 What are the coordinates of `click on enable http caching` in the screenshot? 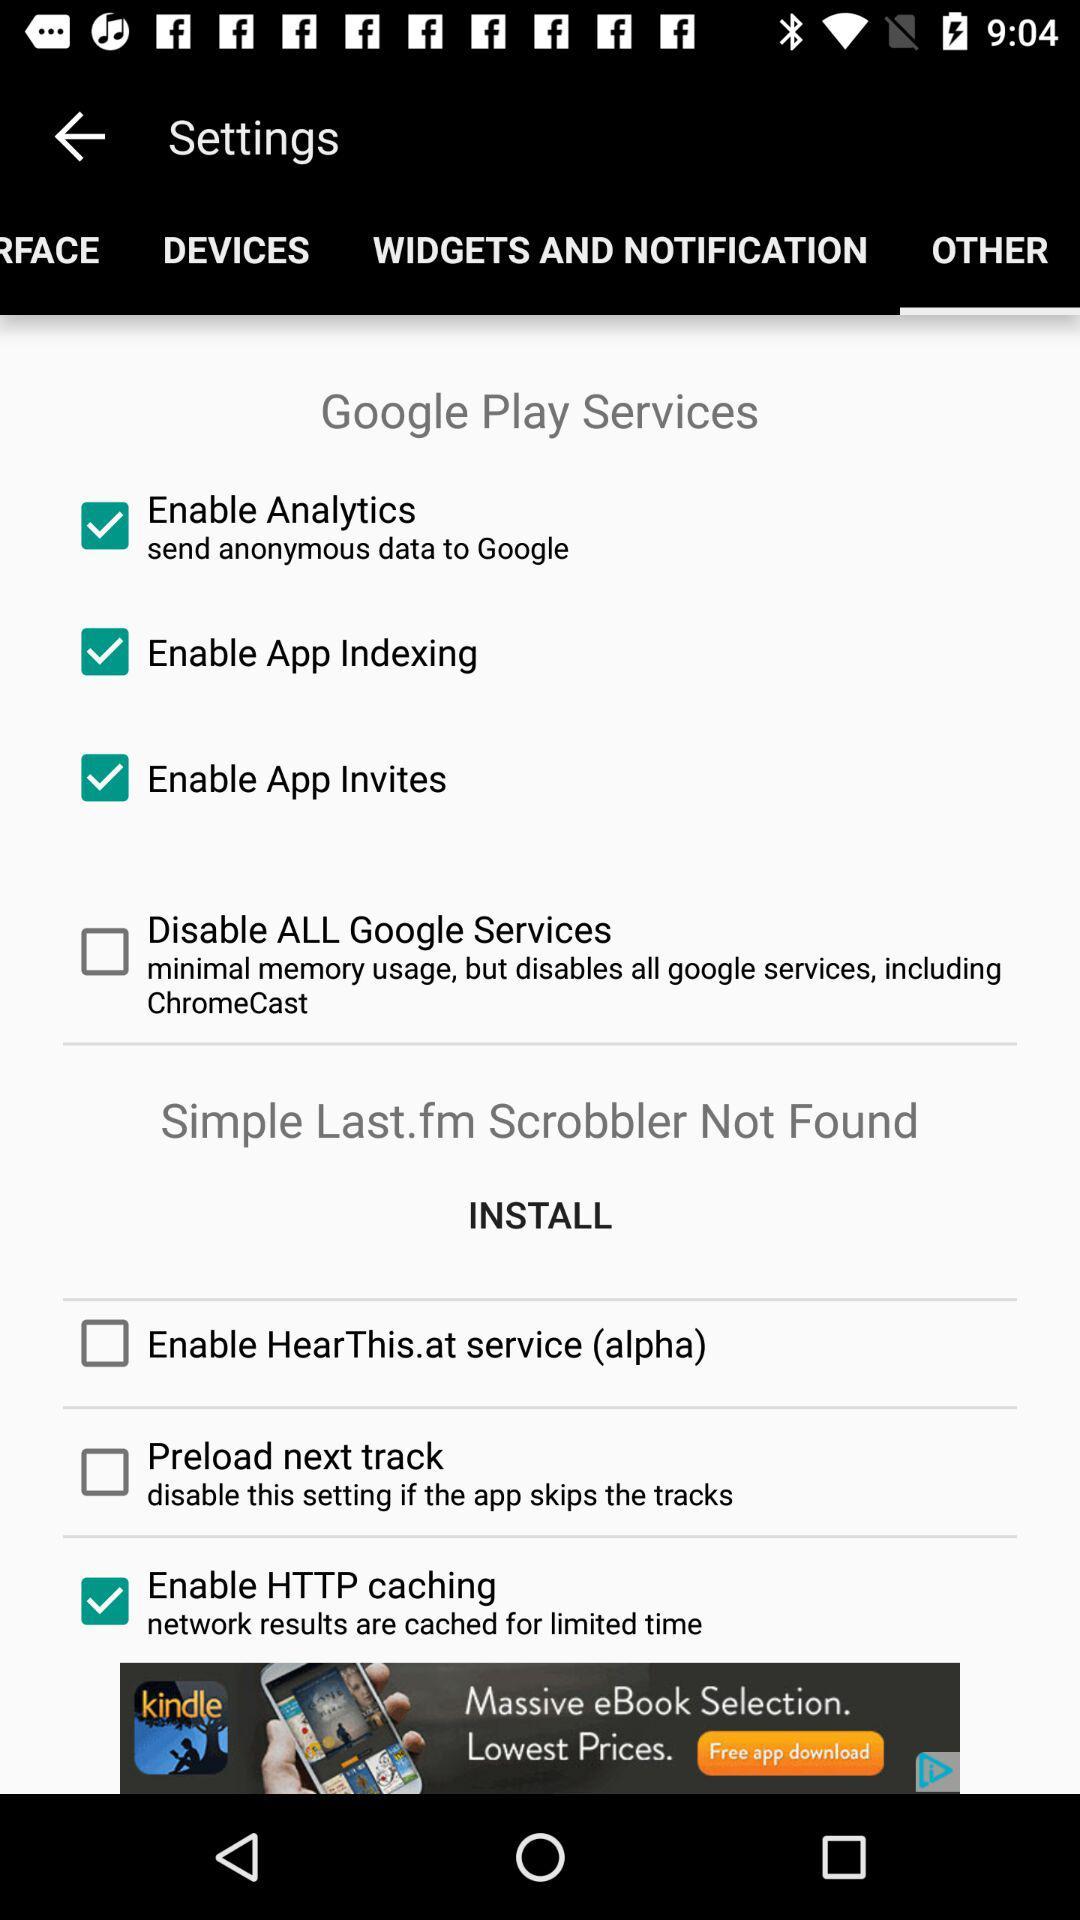 It's located at (540, 1601).